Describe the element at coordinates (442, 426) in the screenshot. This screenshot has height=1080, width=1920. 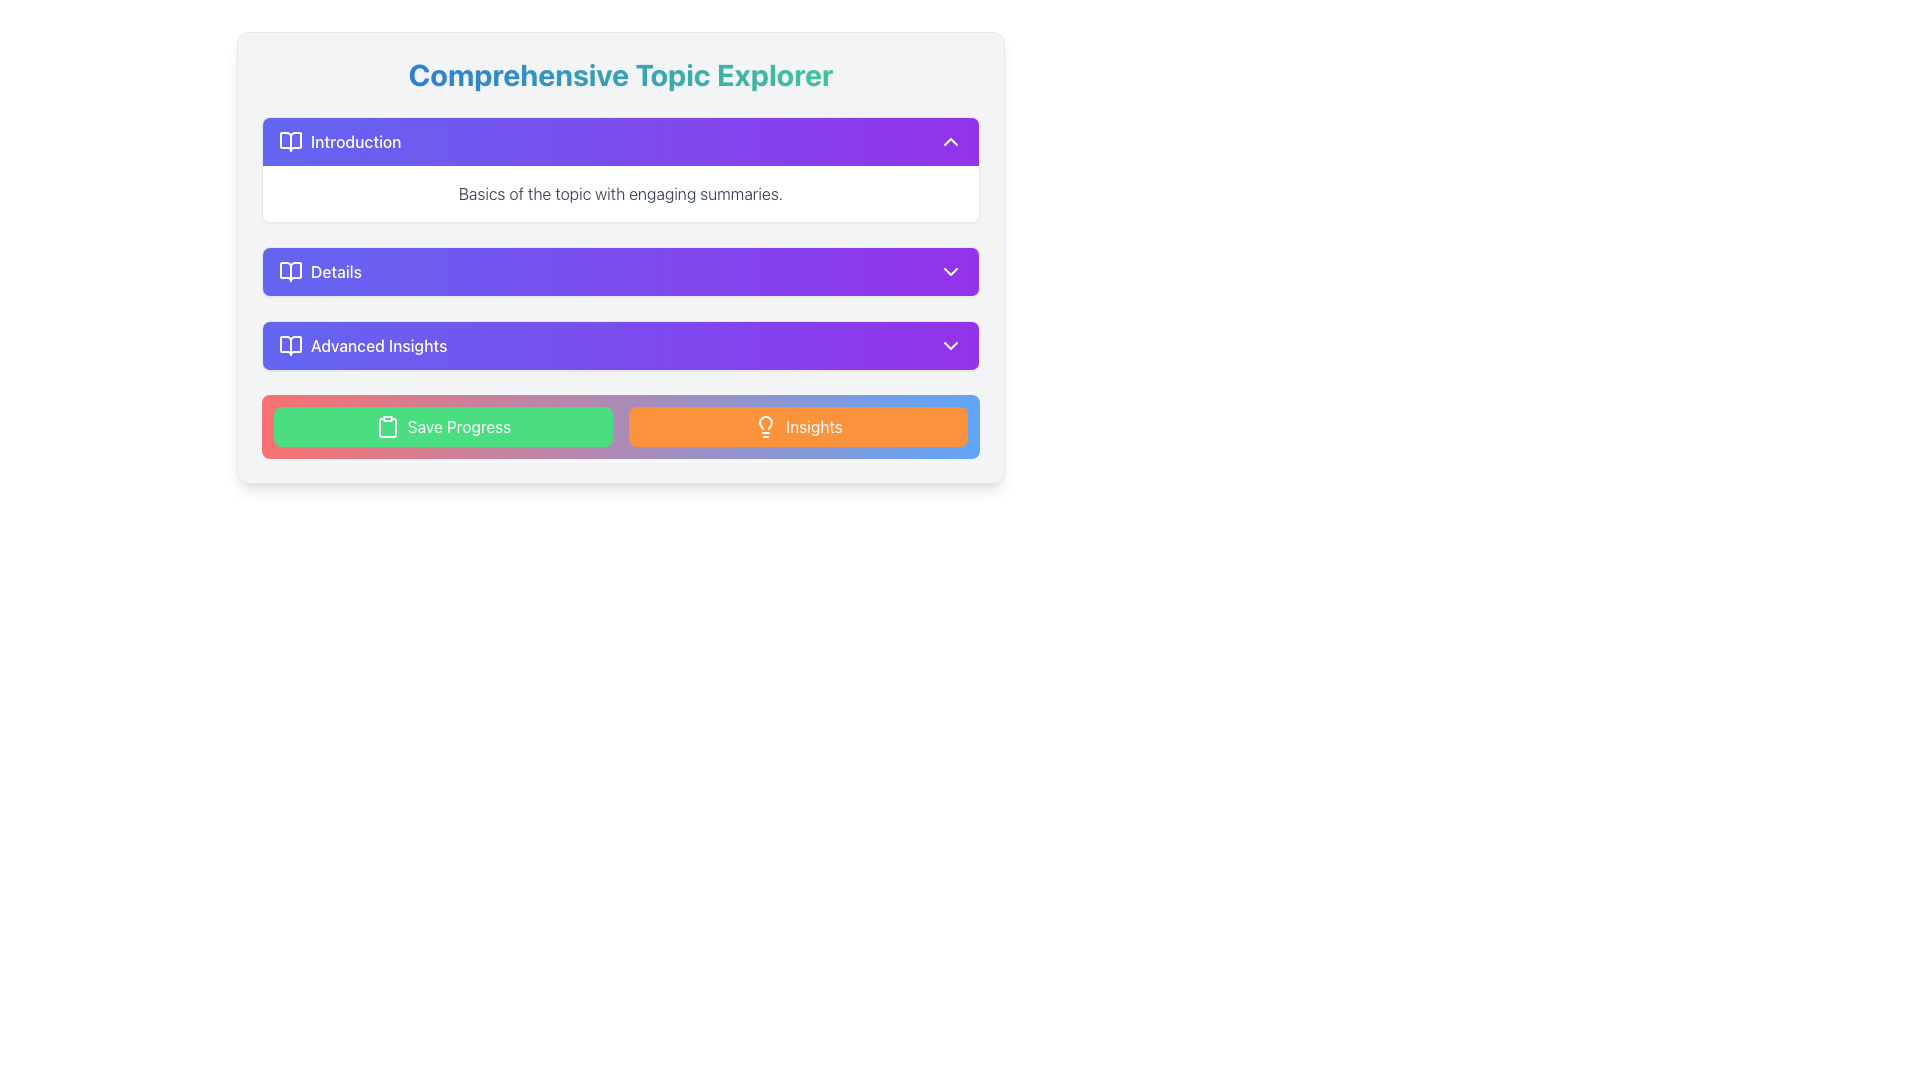
I see `the leftmost button labeled 'Save Progress' within the 'Save Progress Insights' card to change its color` at that location.